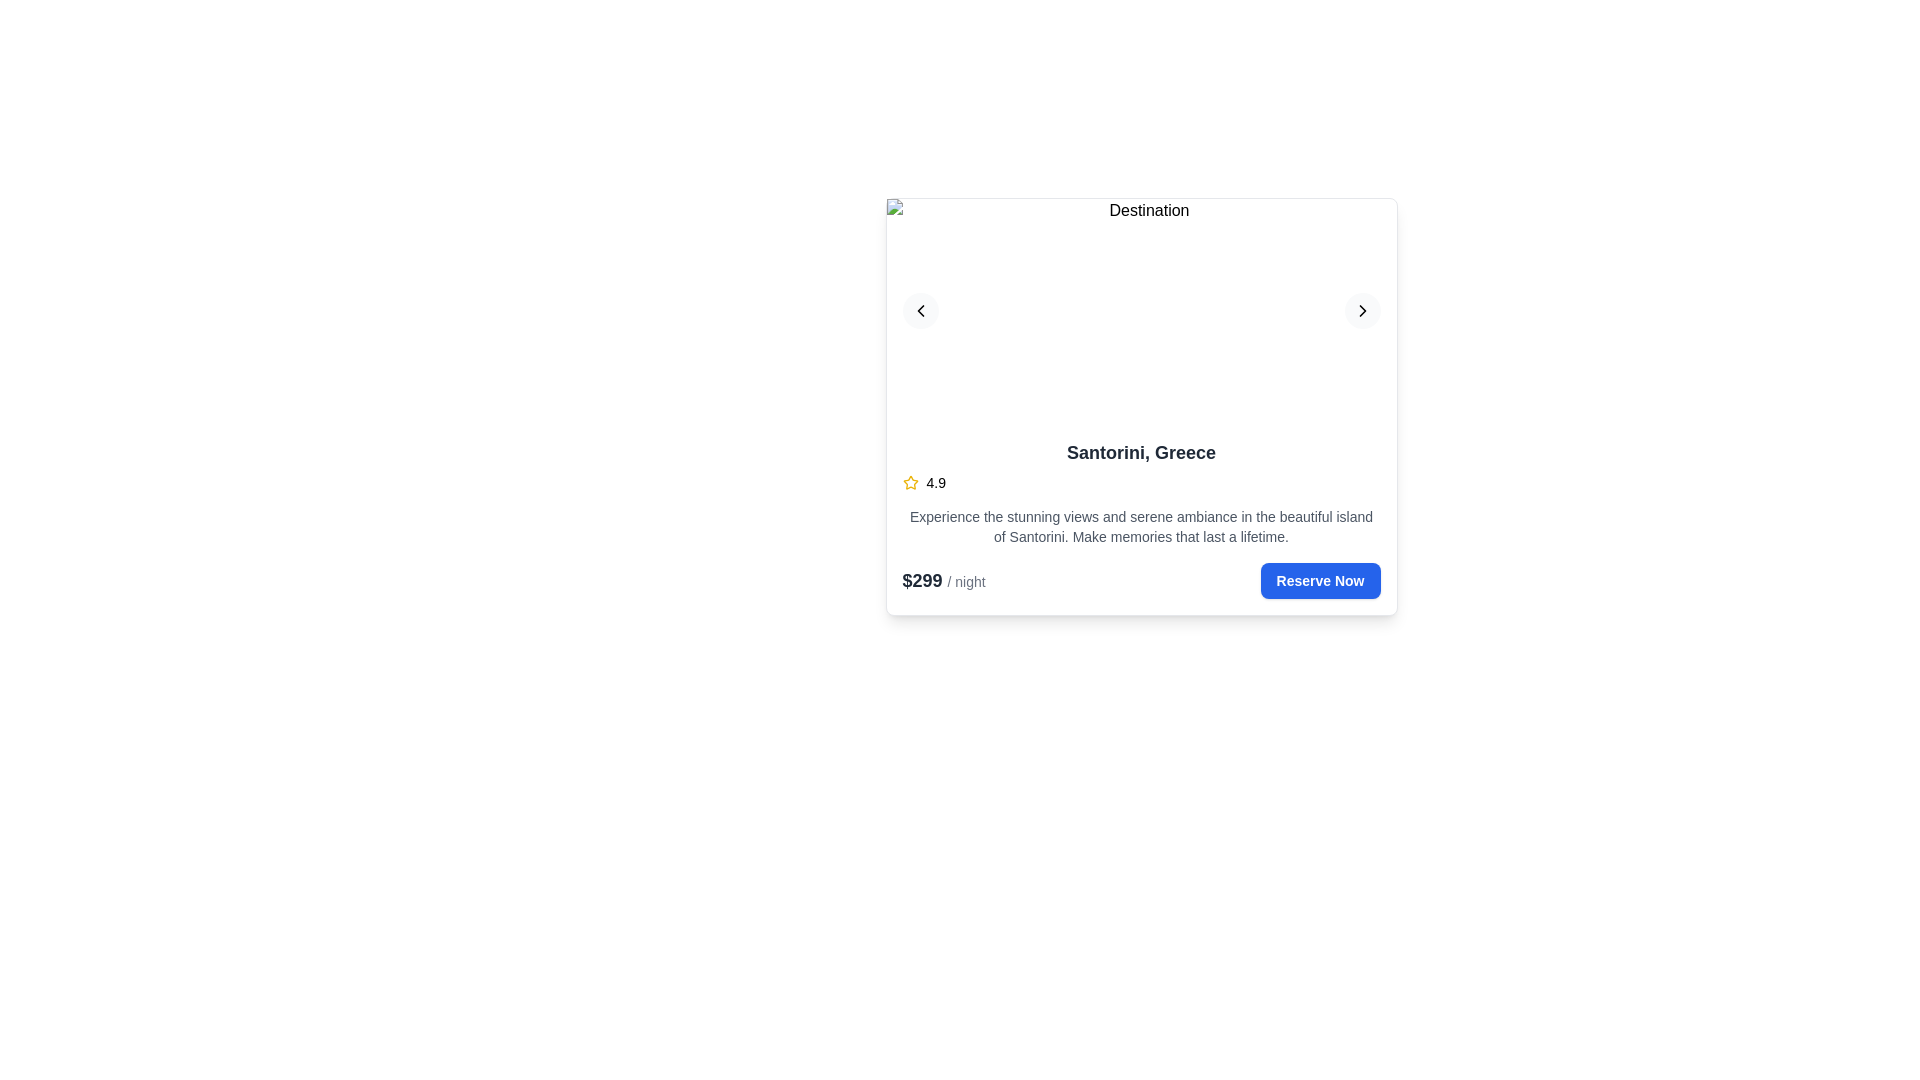 This screenshot has width=1920, height=1080. I want to click on the promotional text label styled in gray, centrally located within the card layout, positioned below the rating section and above the price and action section, so click(1141, 526).